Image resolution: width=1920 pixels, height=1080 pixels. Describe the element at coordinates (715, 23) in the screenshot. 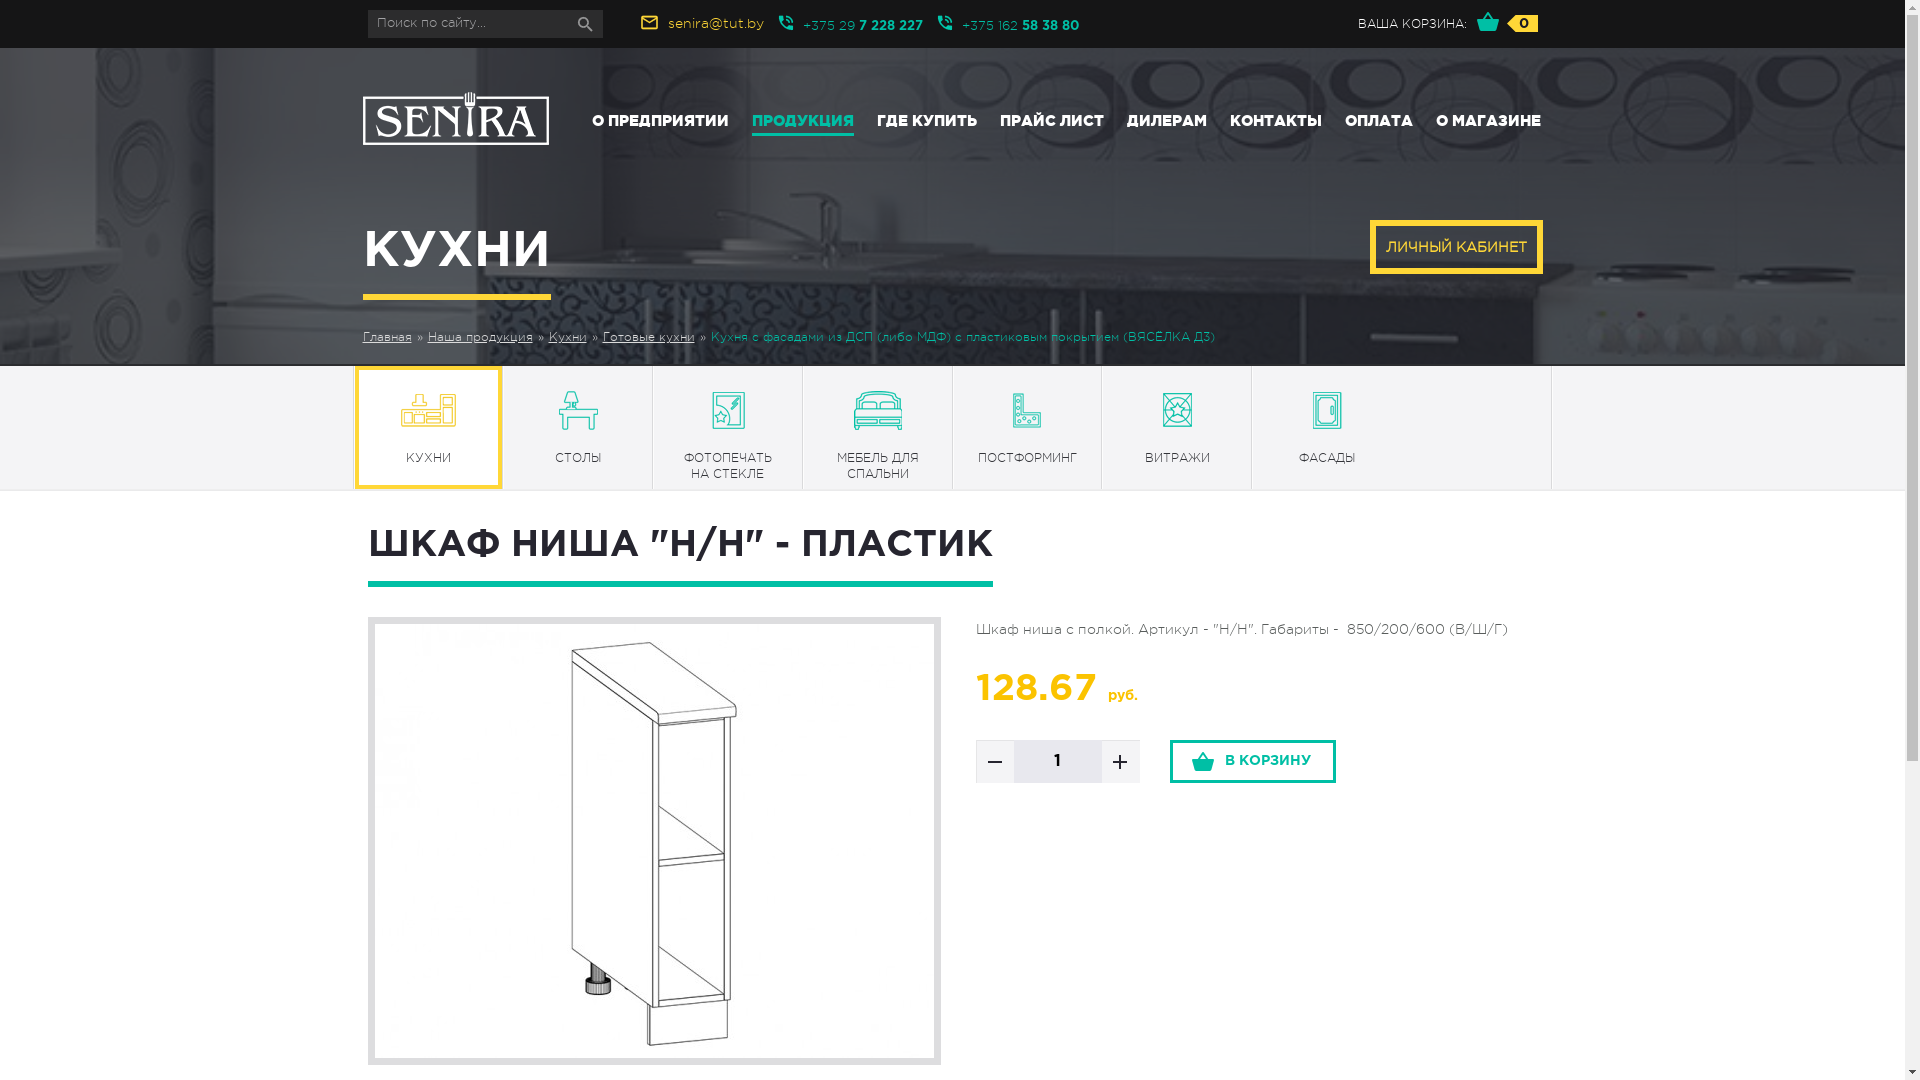

I see `'senira@tut.by'` at that location.